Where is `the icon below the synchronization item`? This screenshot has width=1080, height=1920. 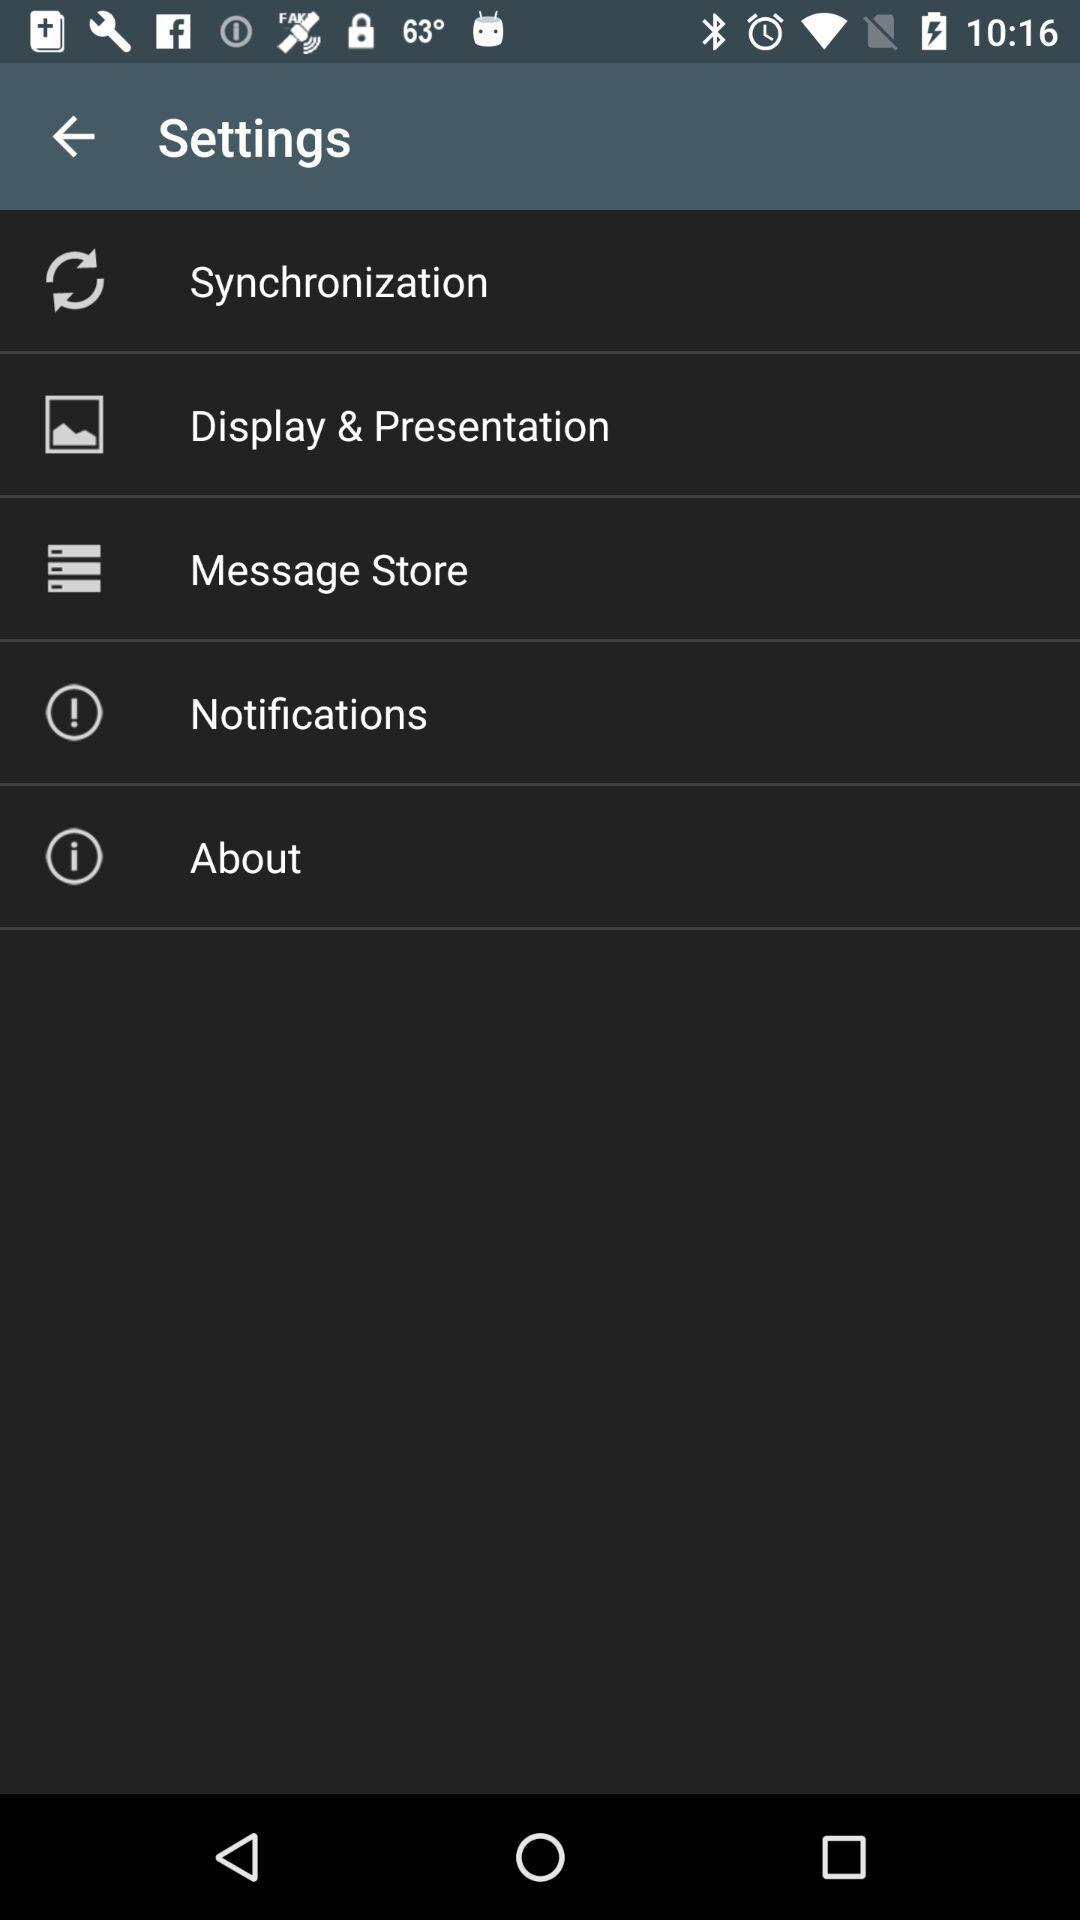 the icon below the synchronization item is located at coordinates (400, 423).